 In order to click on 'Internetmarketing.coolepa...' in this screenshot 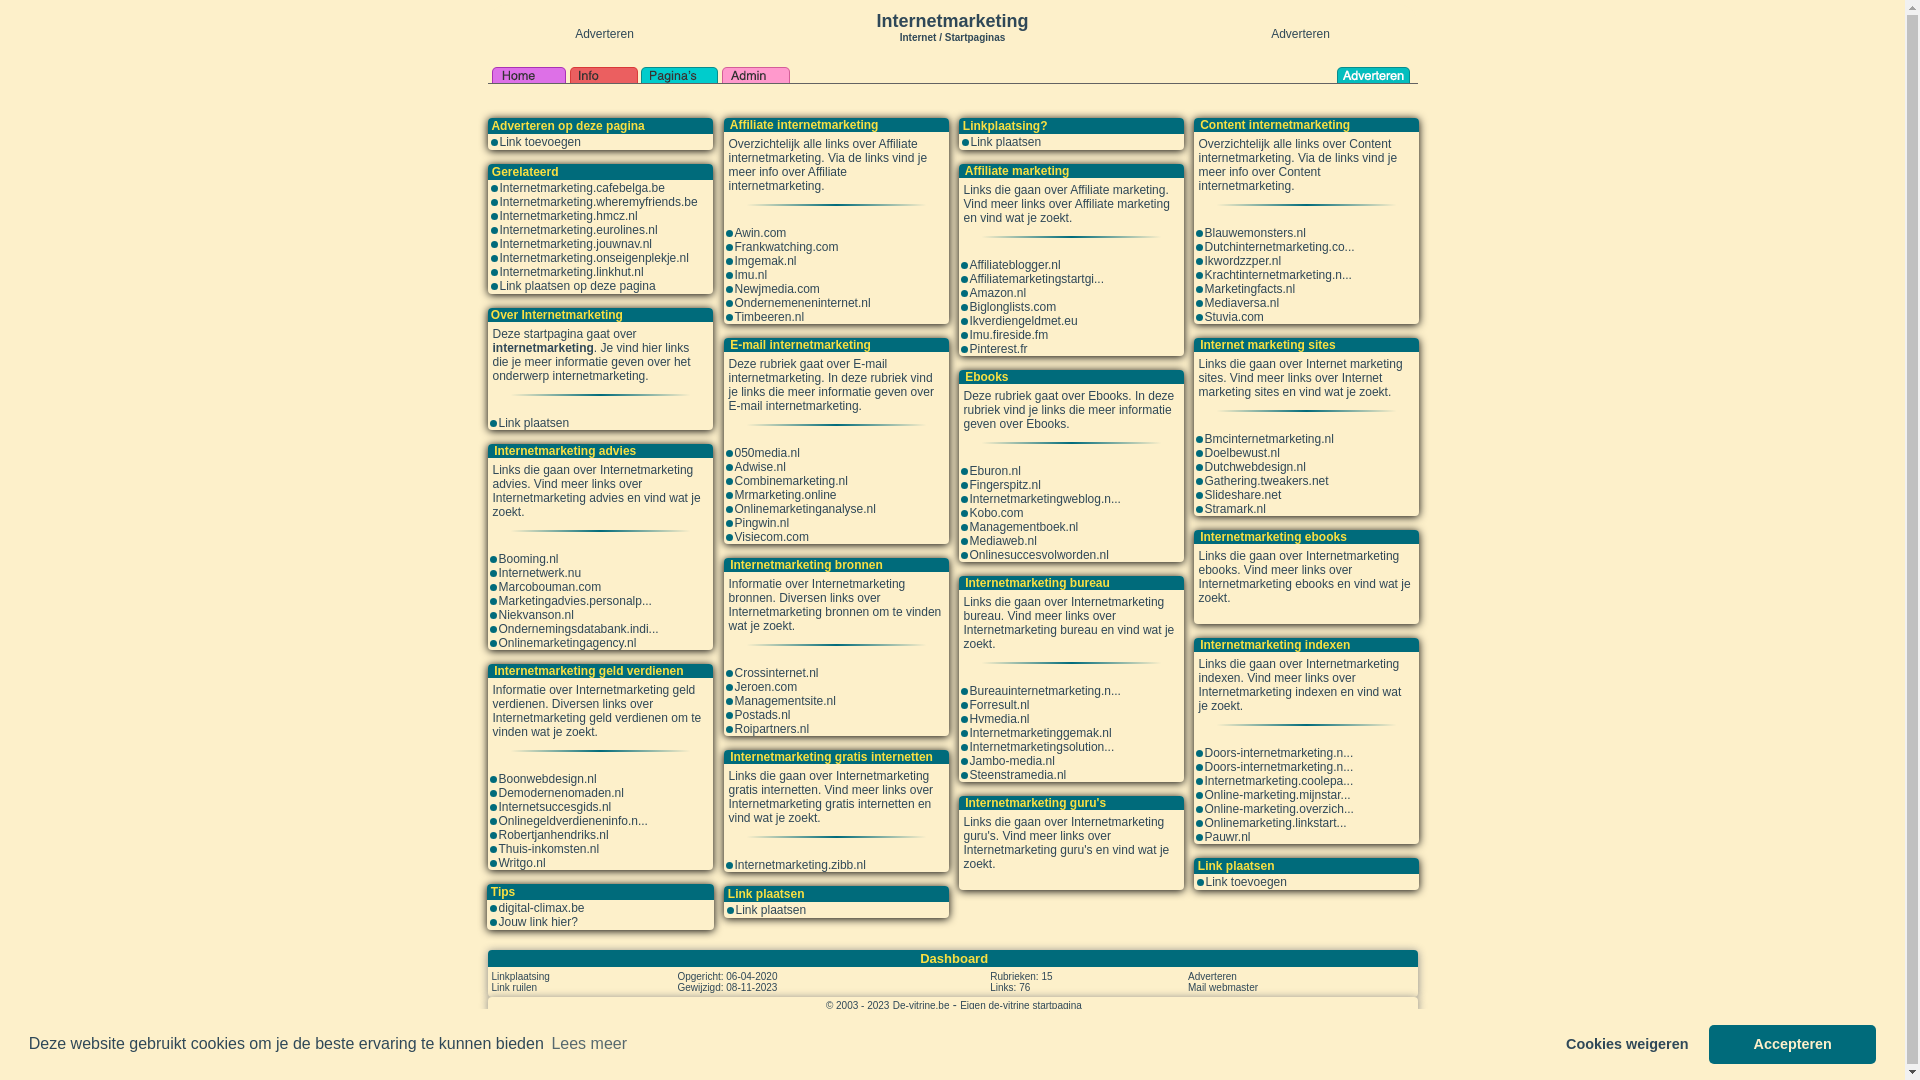, I will do `click(1277, 779)`.